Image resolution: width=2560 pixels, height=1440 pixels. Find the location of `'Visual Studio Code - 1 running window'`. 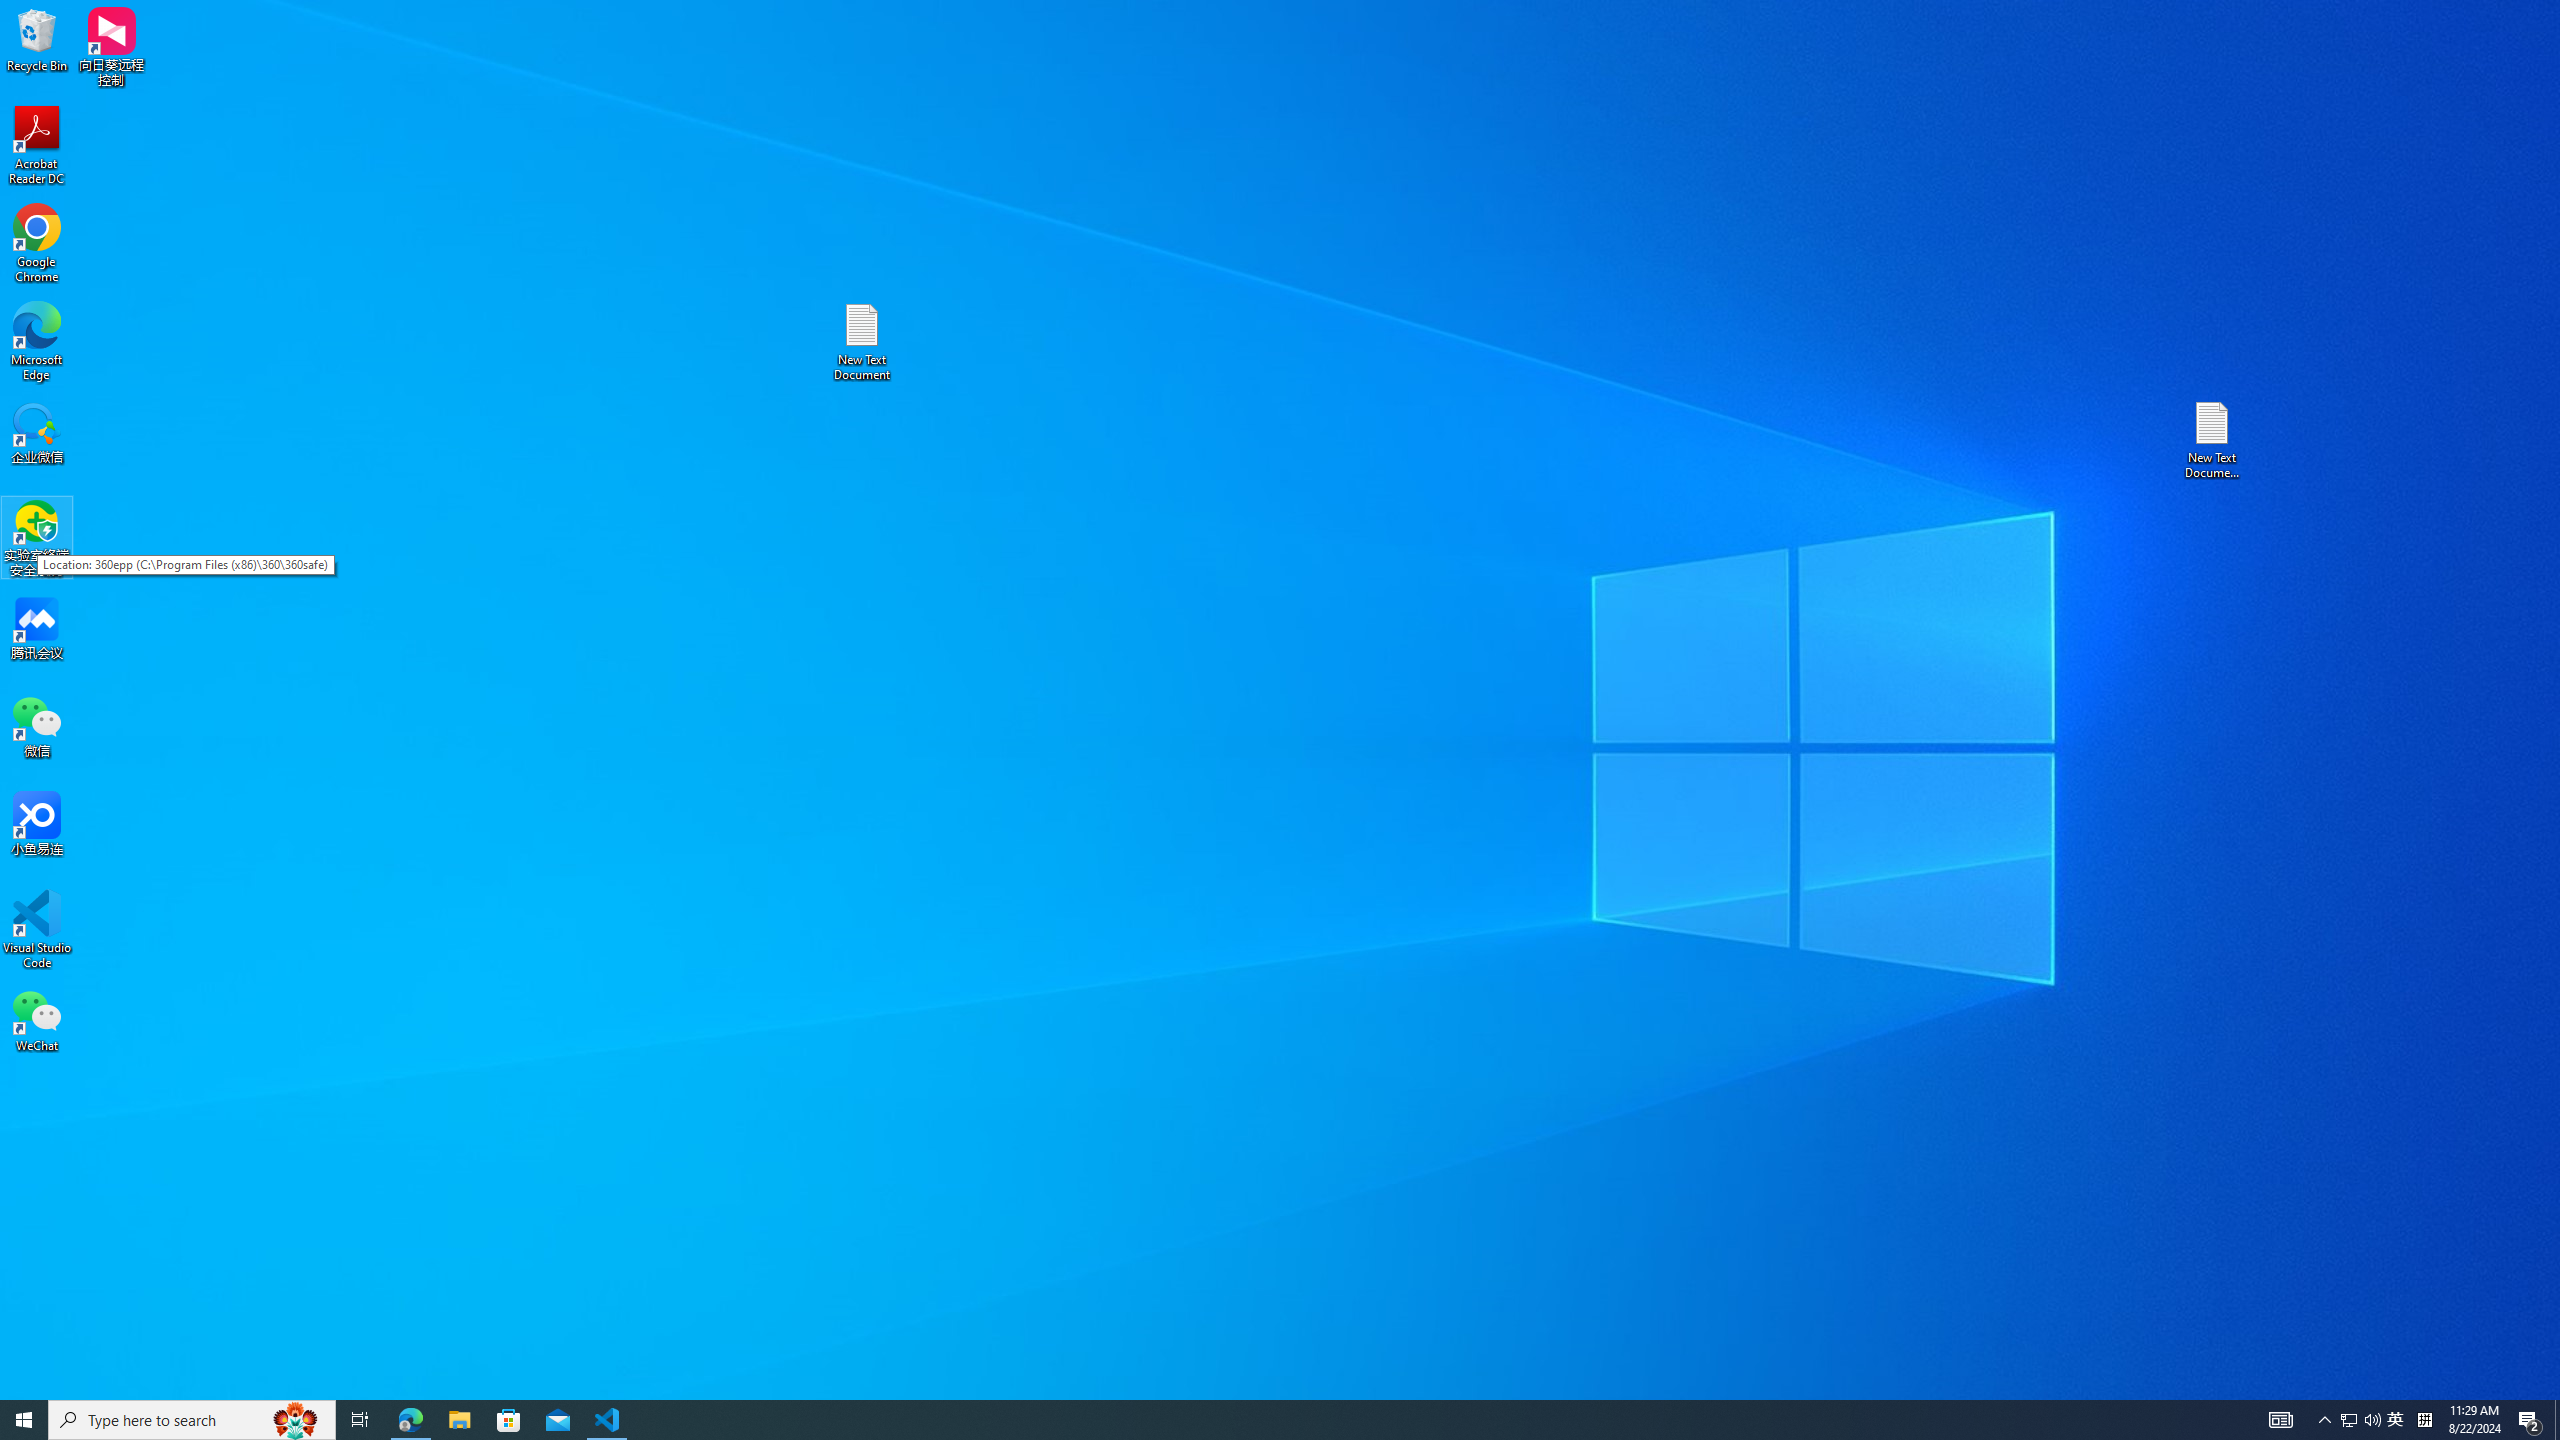

'Visual Studio Code - 1 running window' is located at coordinates (607, 1418).